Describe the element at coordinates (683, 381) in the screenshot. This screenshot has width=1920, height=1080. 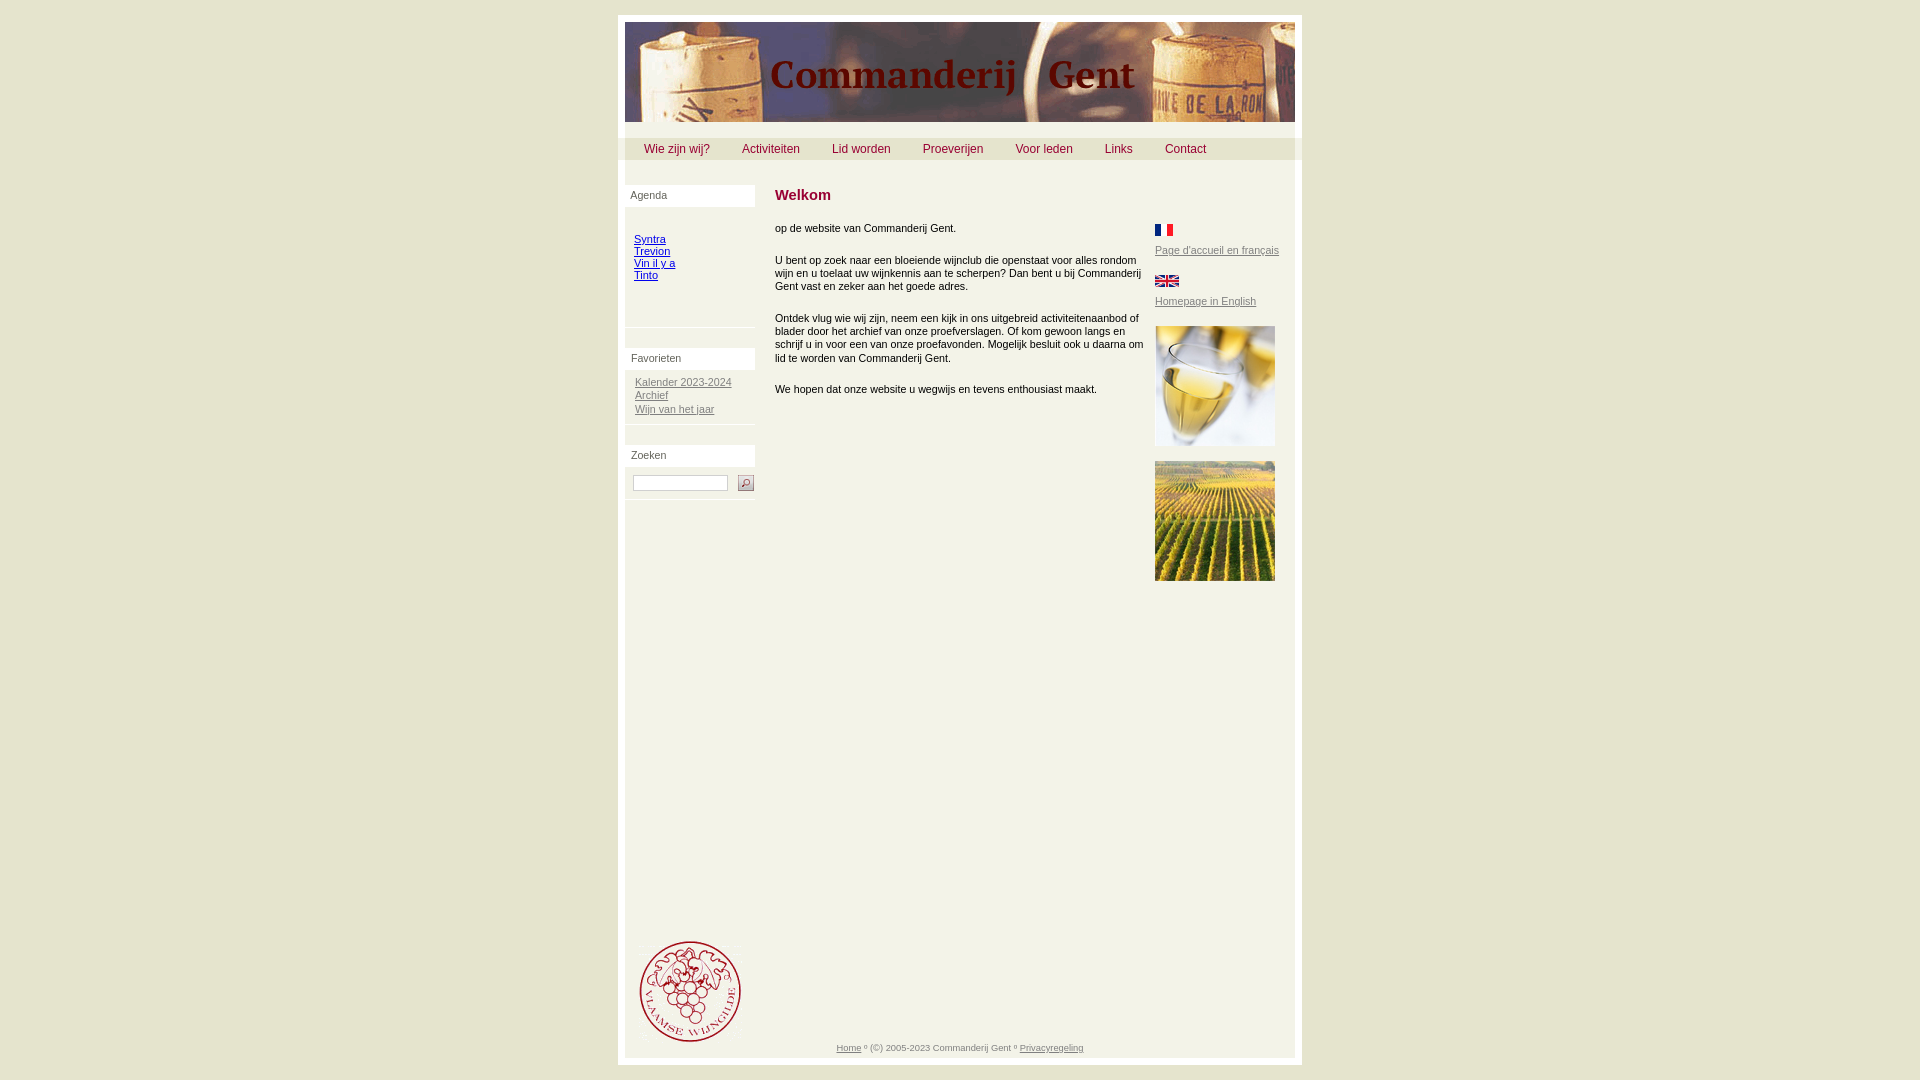
I see `'Kalender 2023-2024'` at that location.